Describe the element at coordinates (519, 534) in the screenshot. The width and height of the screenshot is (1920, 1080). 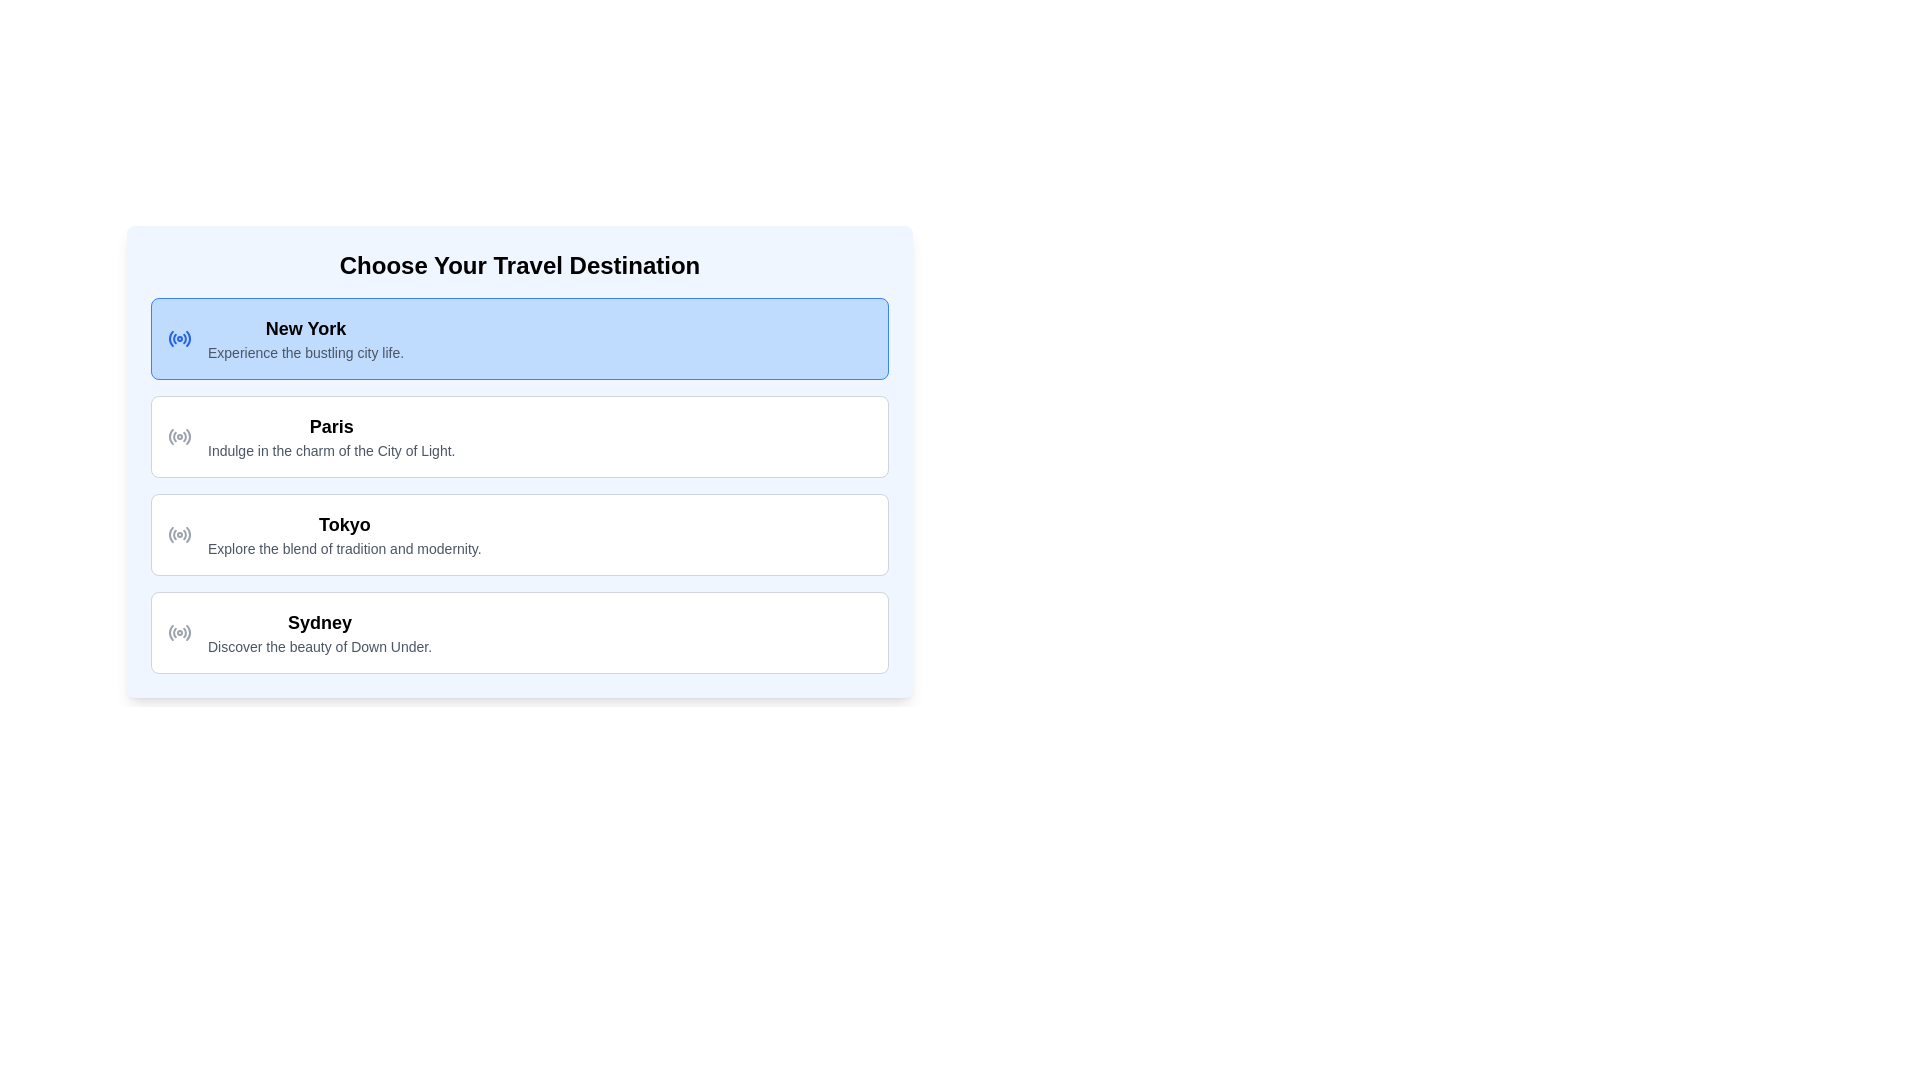
I see `the selectable list item labeled 'Tokyo' for accessibility` at that location.